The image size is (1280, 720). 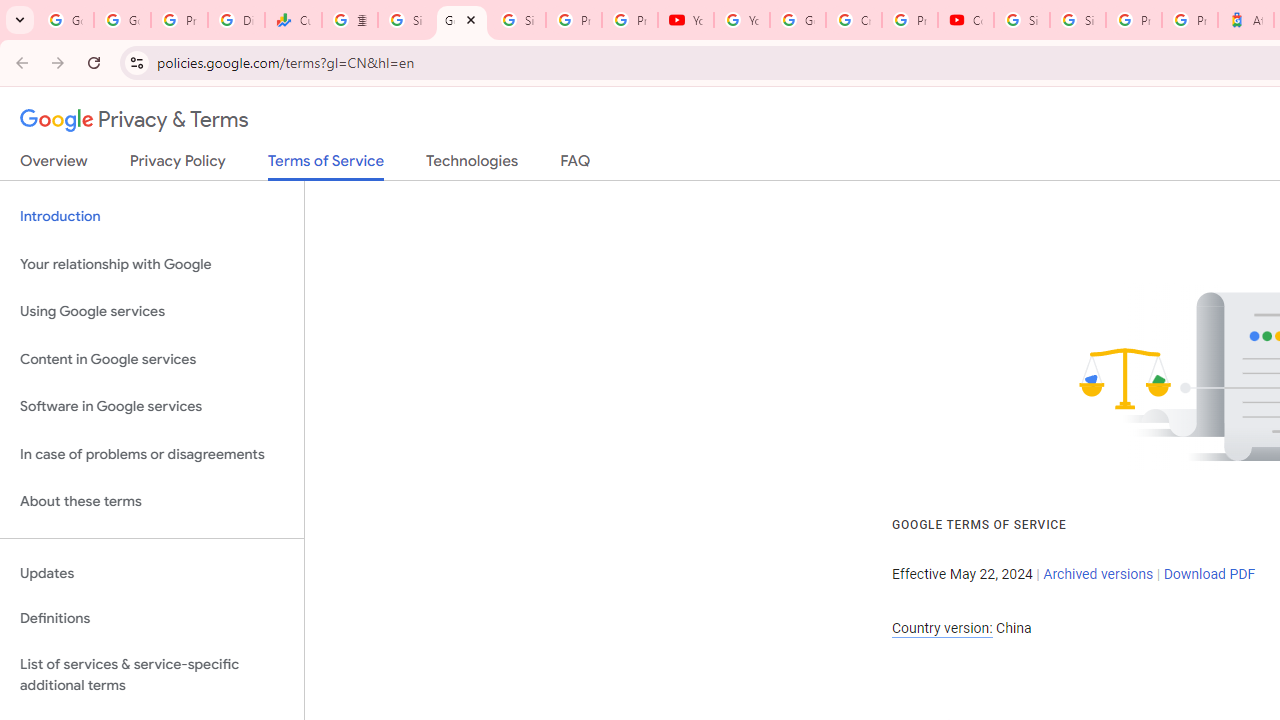 I want to click on 'Terms of Service', so click(x=326, y=165).